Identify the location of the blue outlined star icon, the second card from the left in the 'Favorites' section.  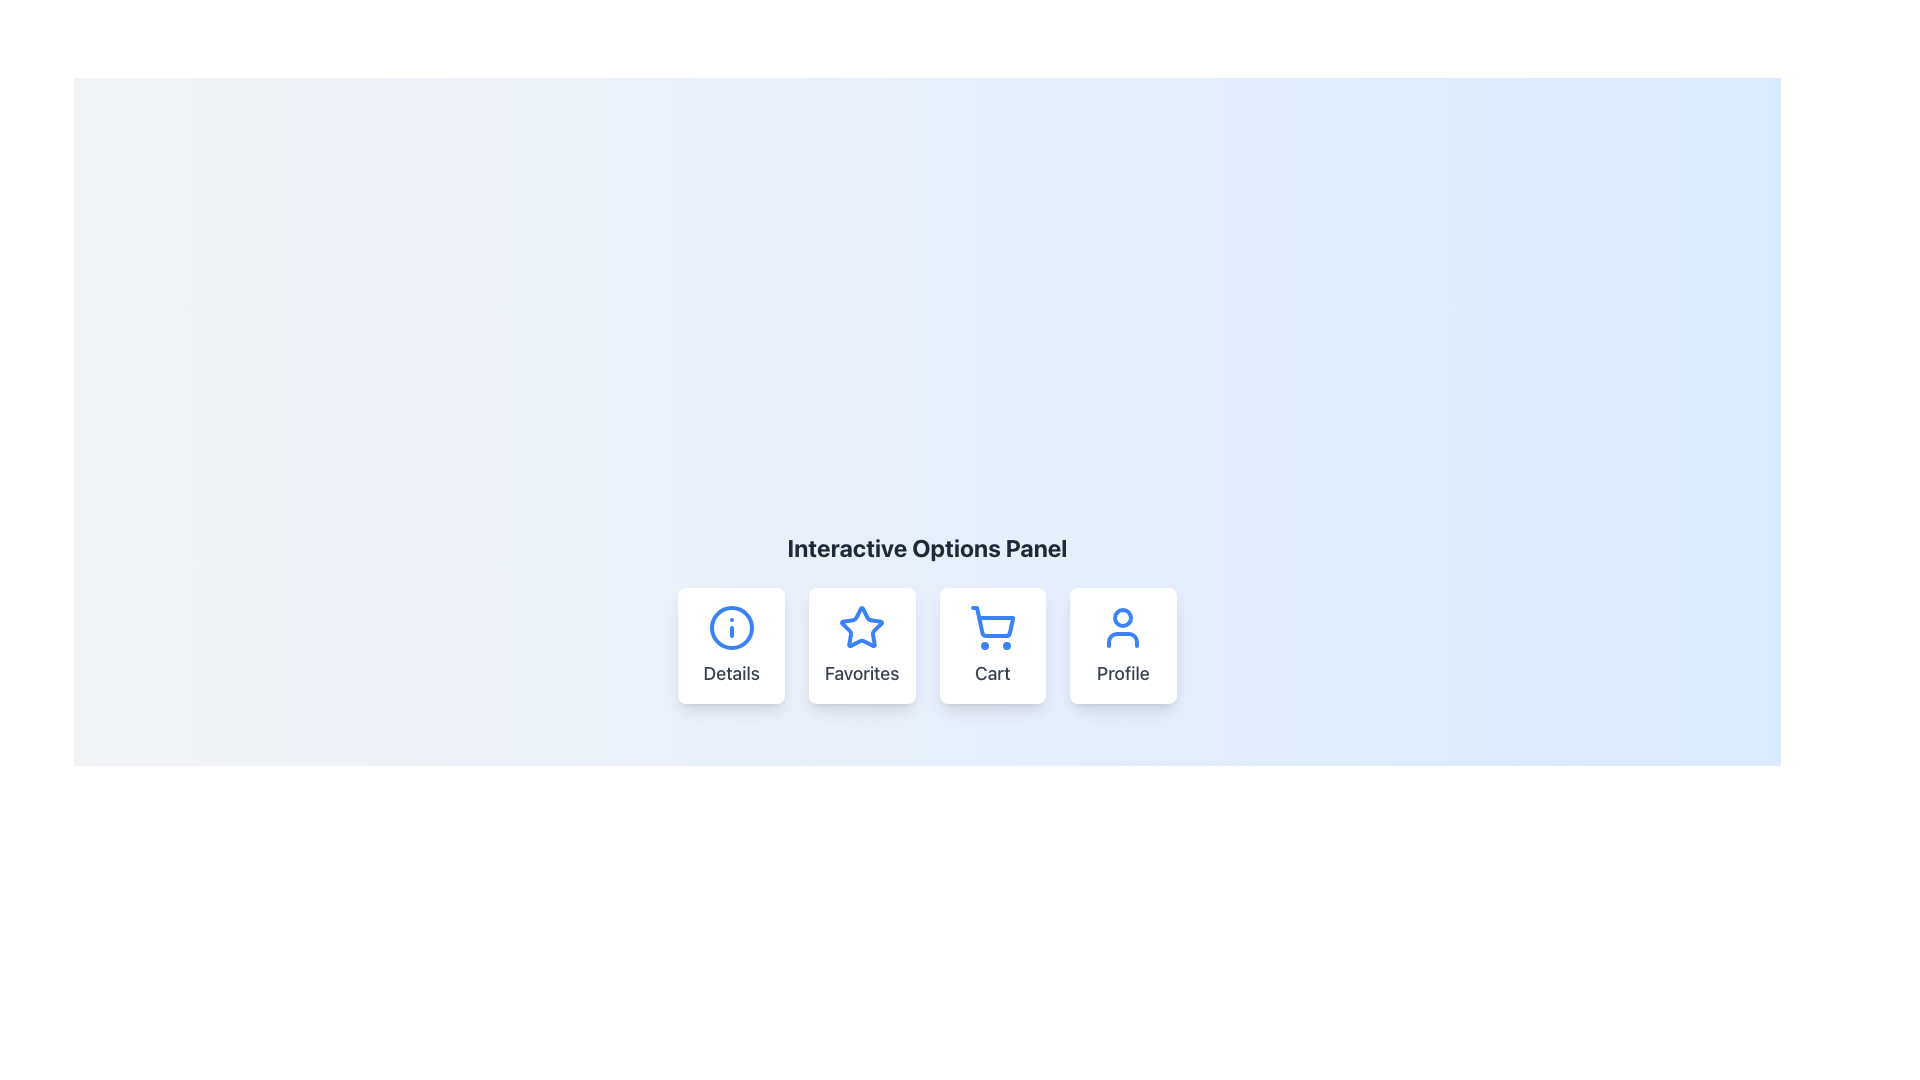
(862, 626).